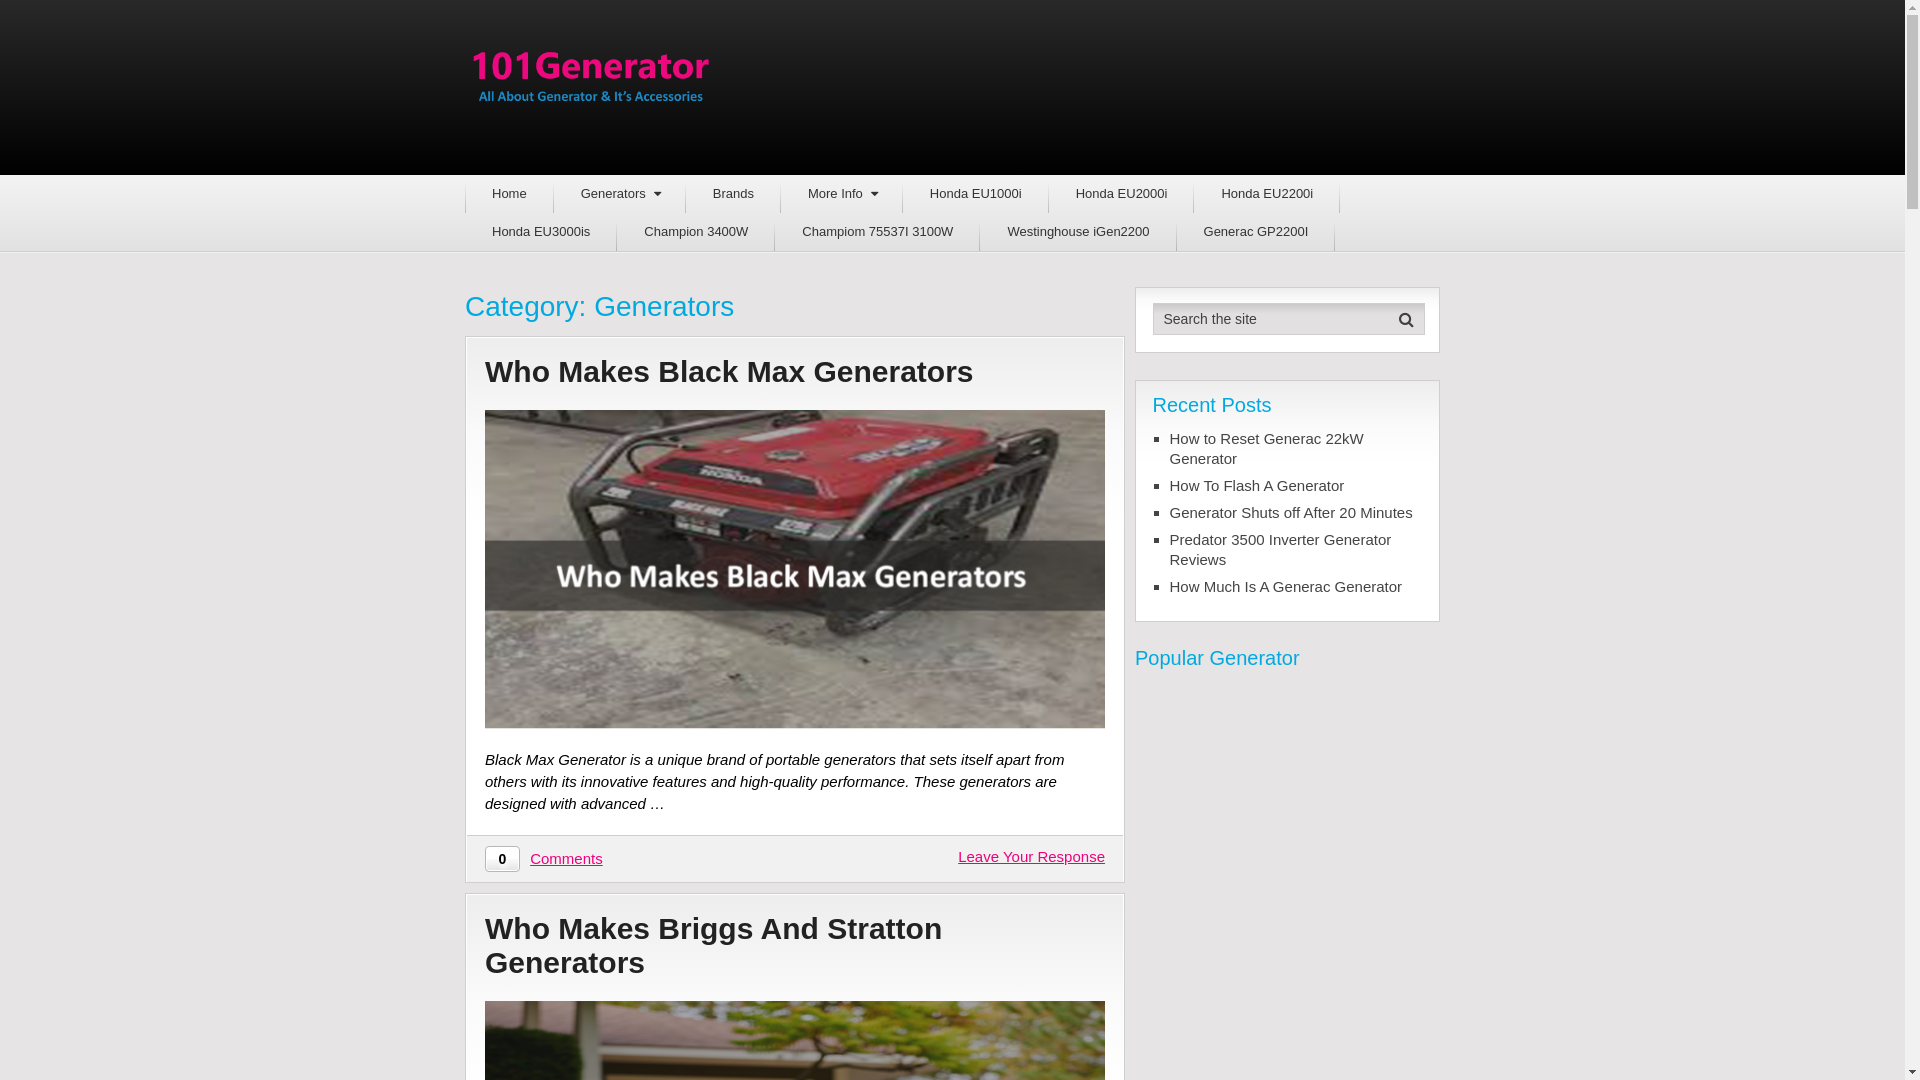 This screenshot has height=1080, width=1920. I want to click on 'Home', so click(464, 193).